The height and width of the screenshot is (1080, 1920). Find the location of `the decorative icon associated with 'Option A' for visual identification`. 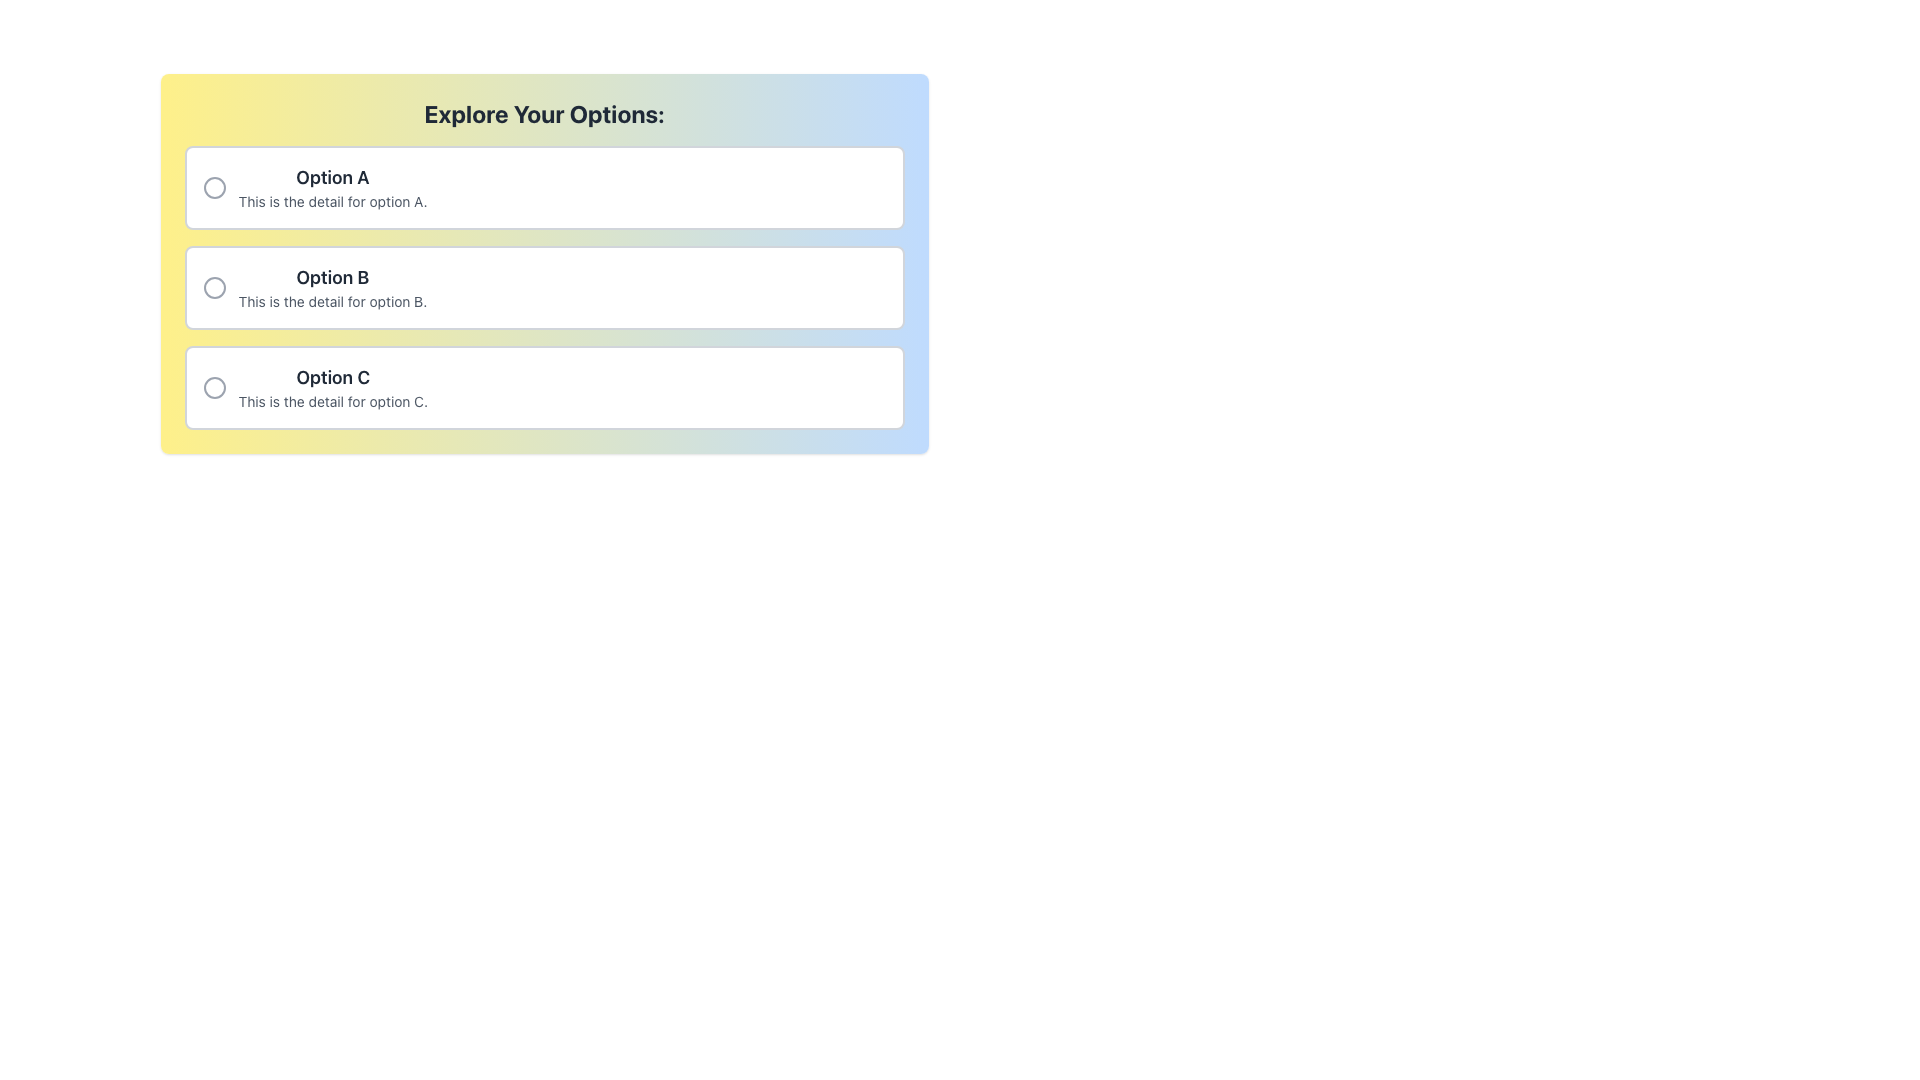

the decorative icon associated with 'Option A' for visual identification is located at coordinates (214, 188).